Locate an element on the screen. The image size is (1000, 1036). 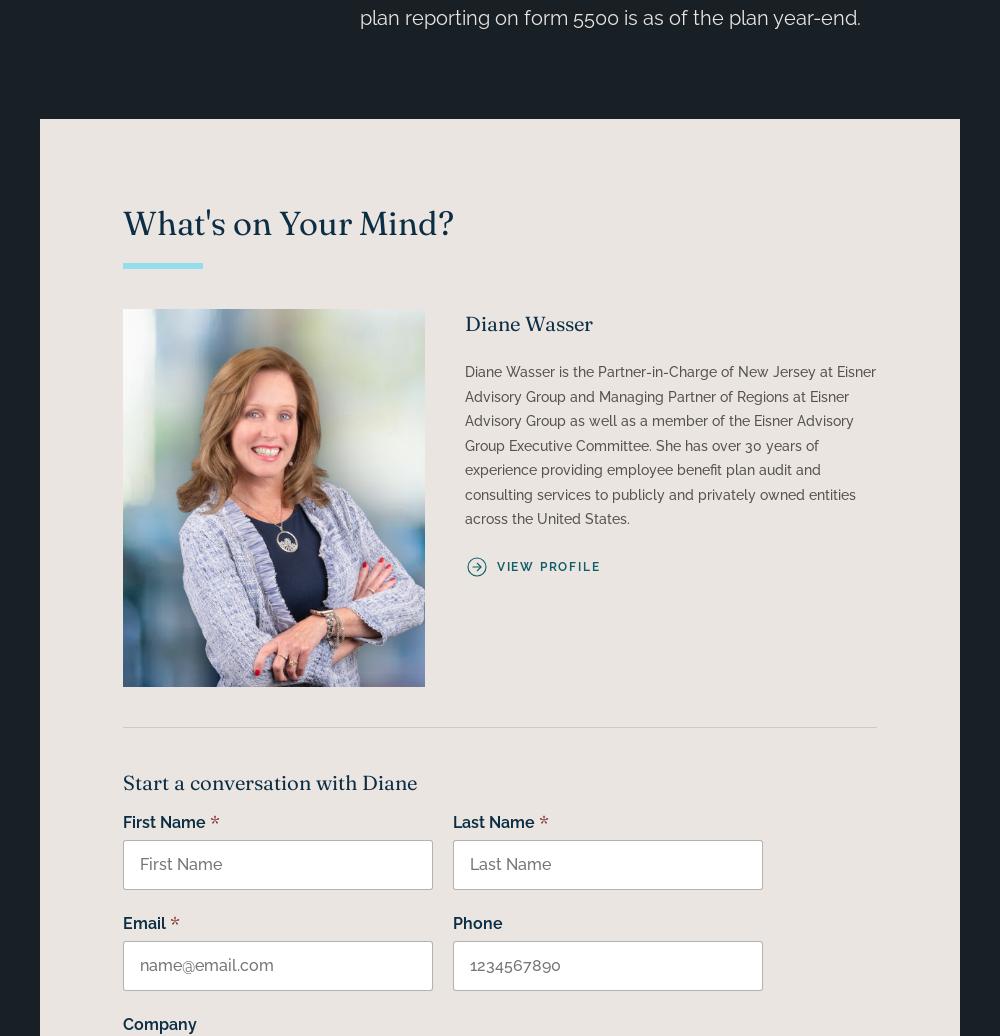
'Email' is located at coordinates (143, 923).